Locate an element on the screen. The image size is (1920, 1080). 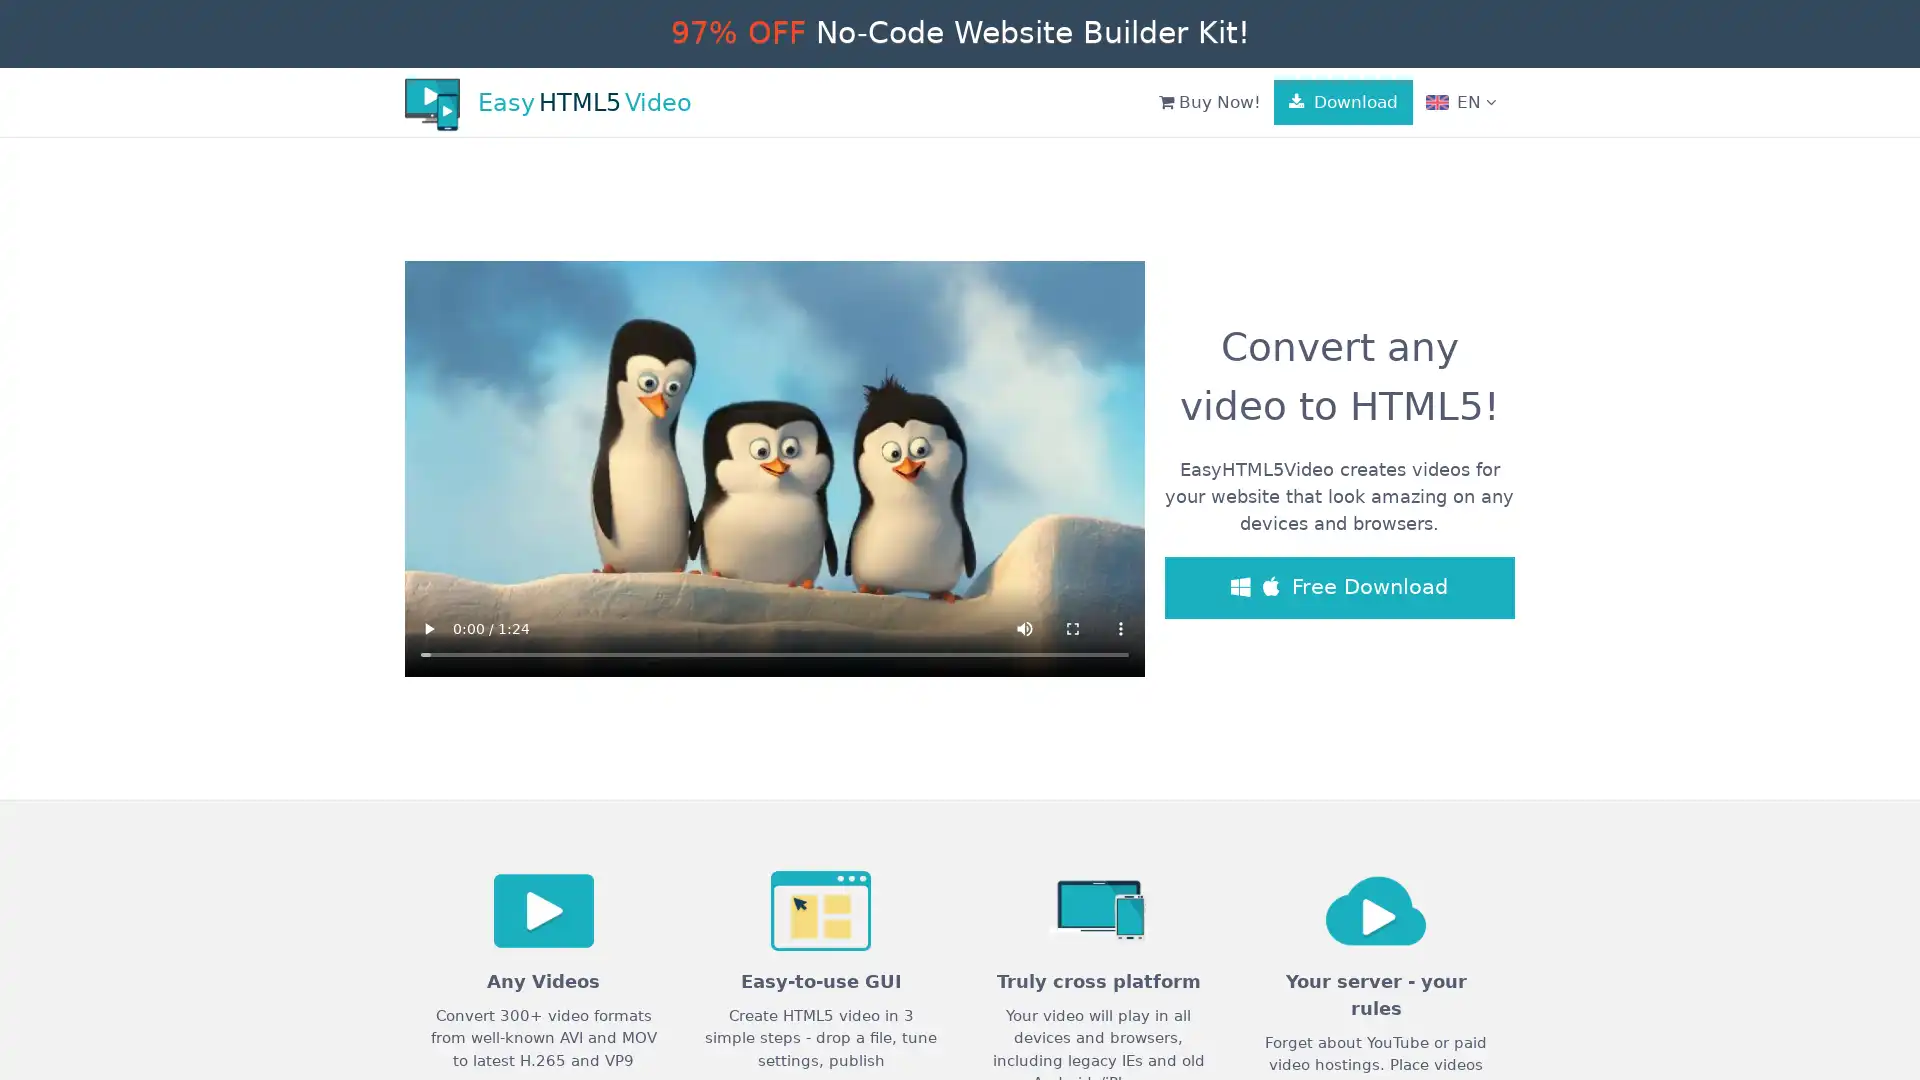
show more media controls is located at coordinates (1121, 627).